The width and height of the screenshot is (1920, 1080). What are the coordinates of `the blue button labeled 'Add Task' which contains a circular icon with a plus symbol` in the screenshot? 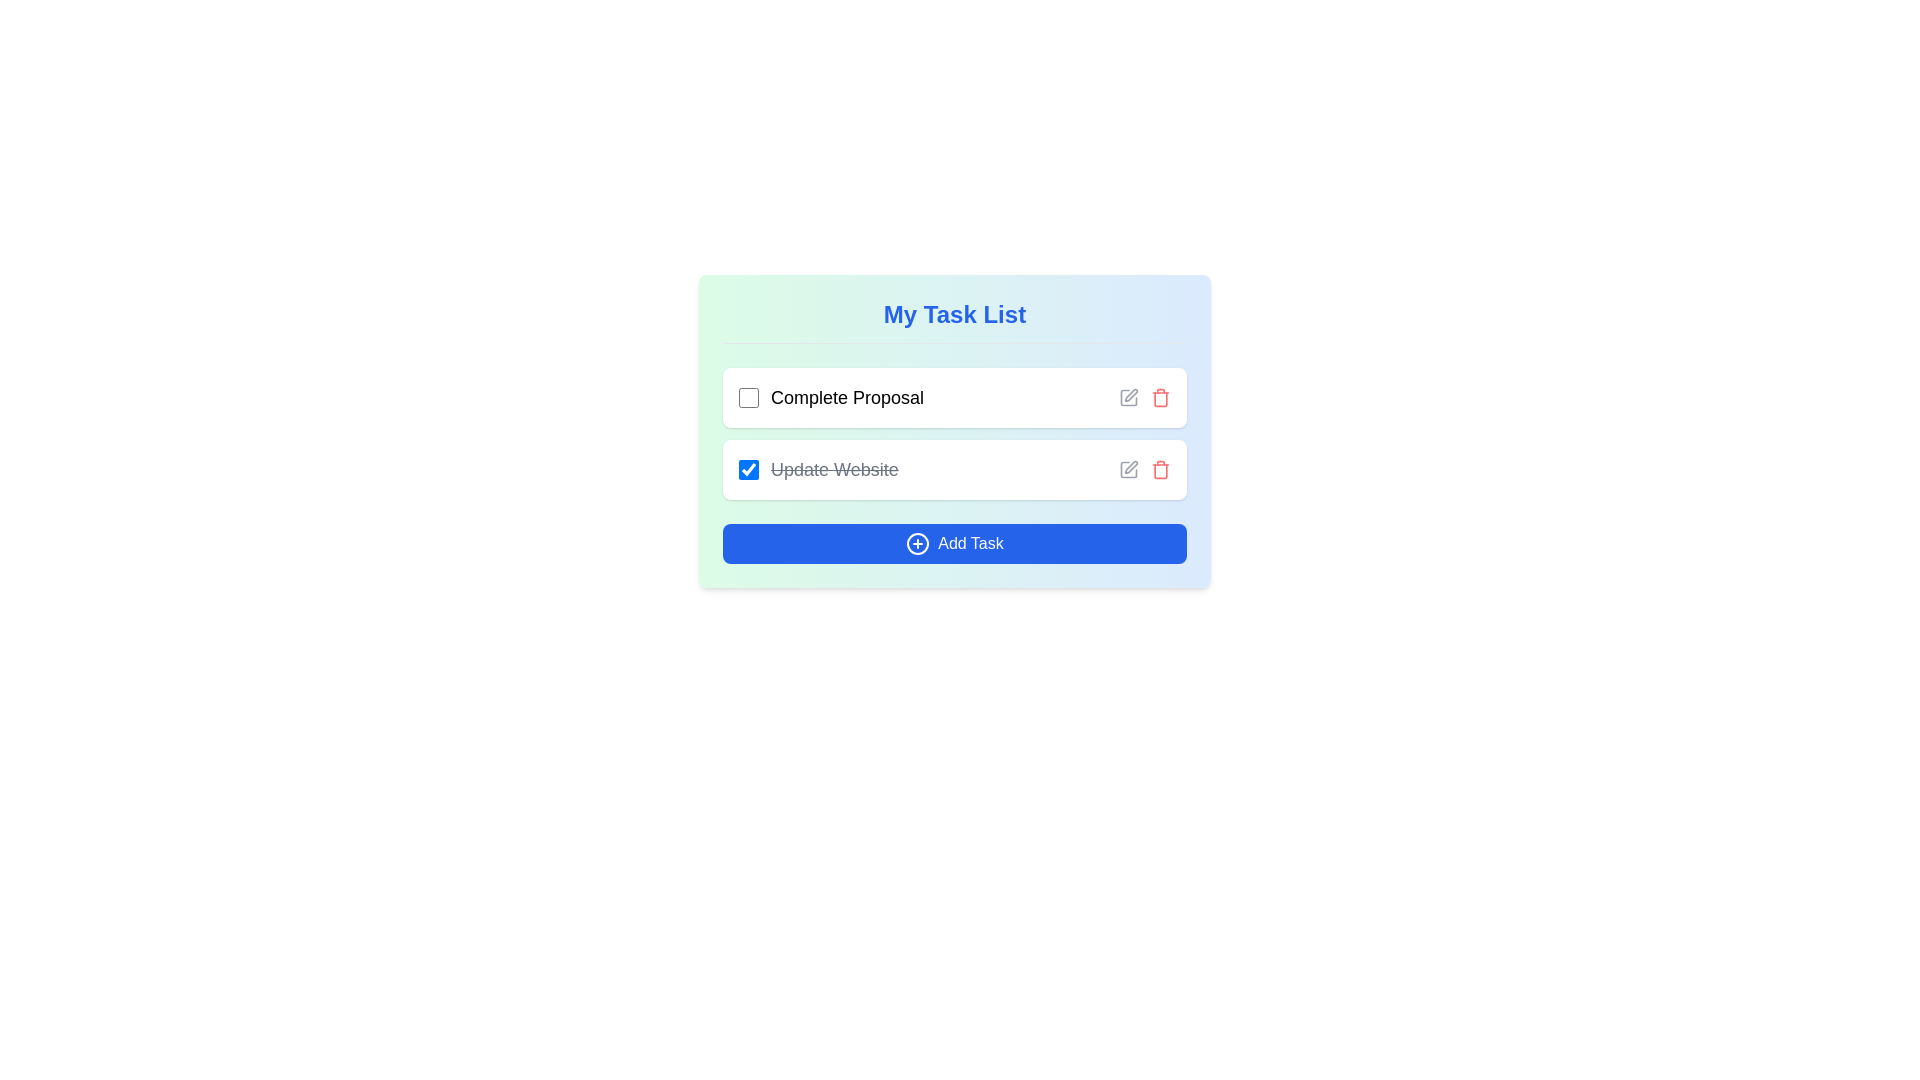 It's located at (916, 543).